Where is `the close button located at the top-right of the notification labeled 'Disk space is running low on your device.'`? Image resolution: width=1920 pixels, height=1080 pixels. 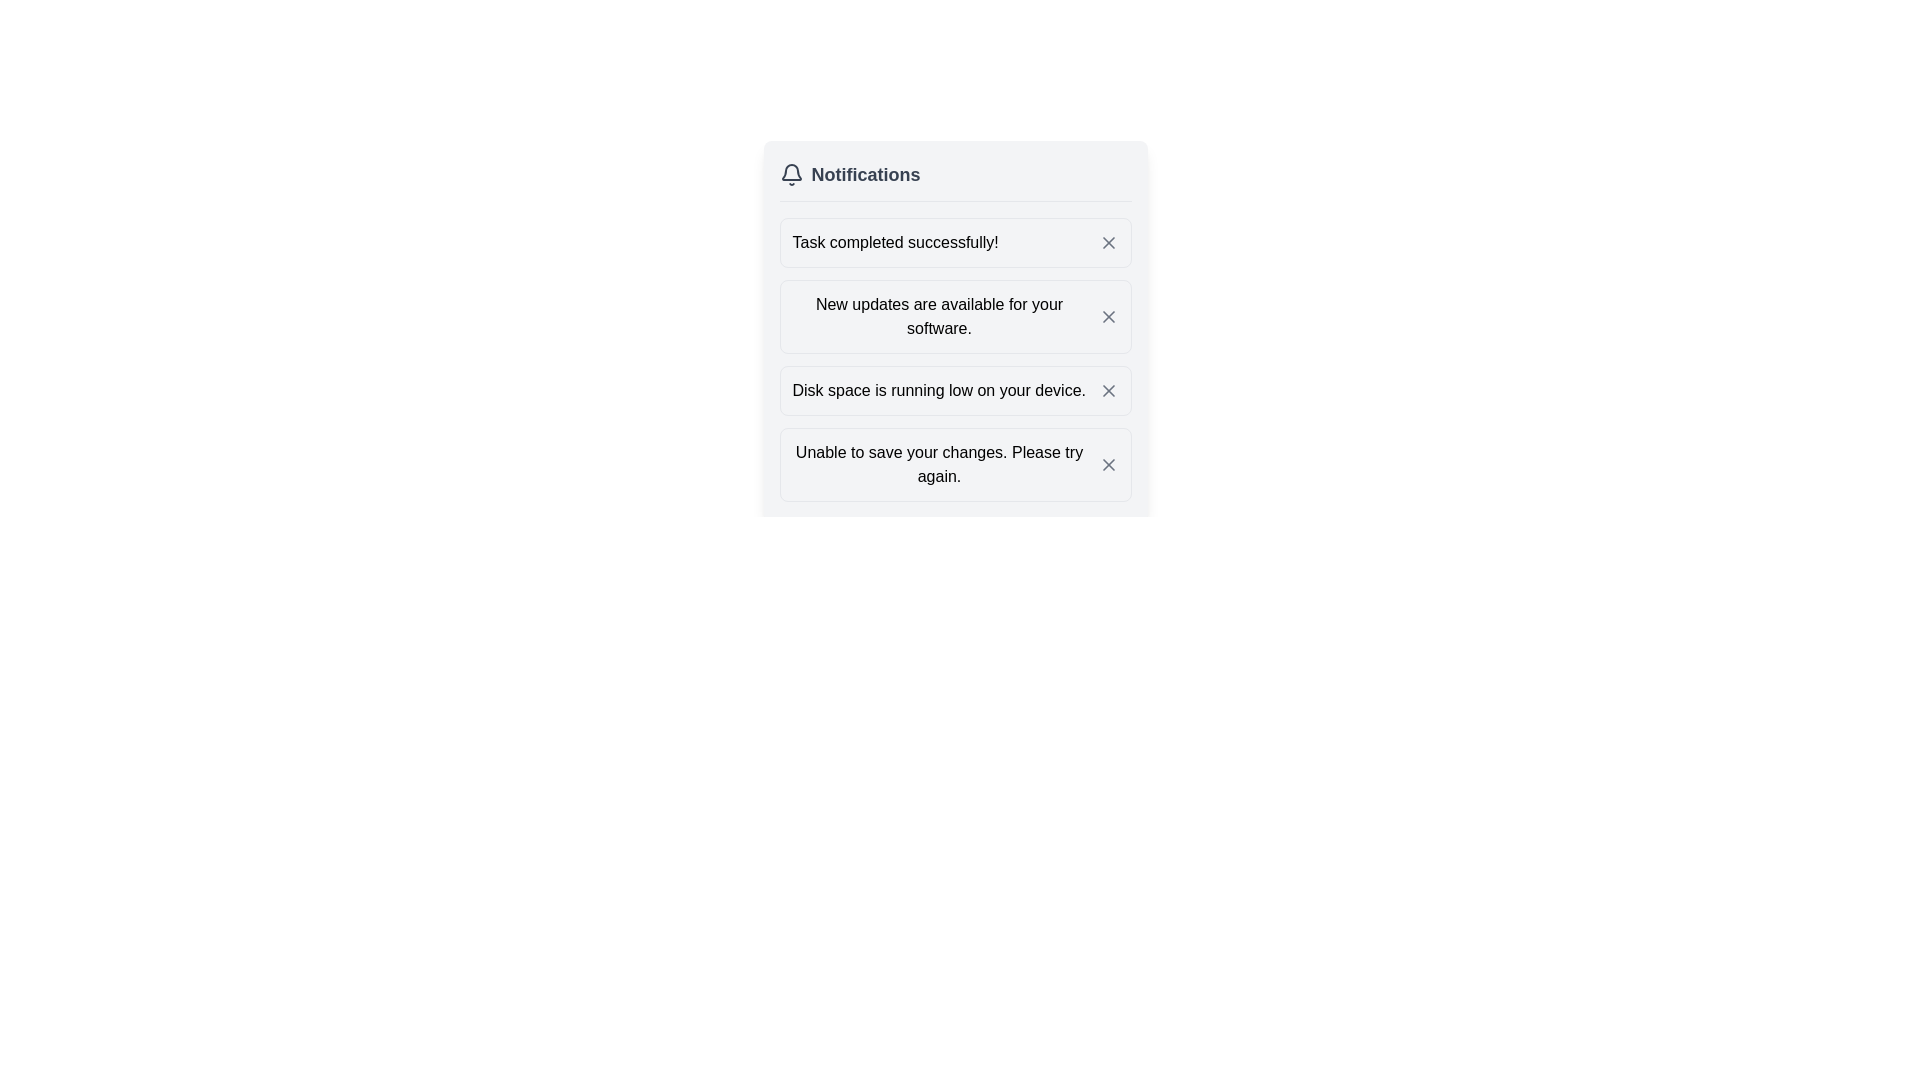
the close button located at the top-right of the notification labeled 'Disk space is running low on your device.' is located at coordinates (1107, 390).